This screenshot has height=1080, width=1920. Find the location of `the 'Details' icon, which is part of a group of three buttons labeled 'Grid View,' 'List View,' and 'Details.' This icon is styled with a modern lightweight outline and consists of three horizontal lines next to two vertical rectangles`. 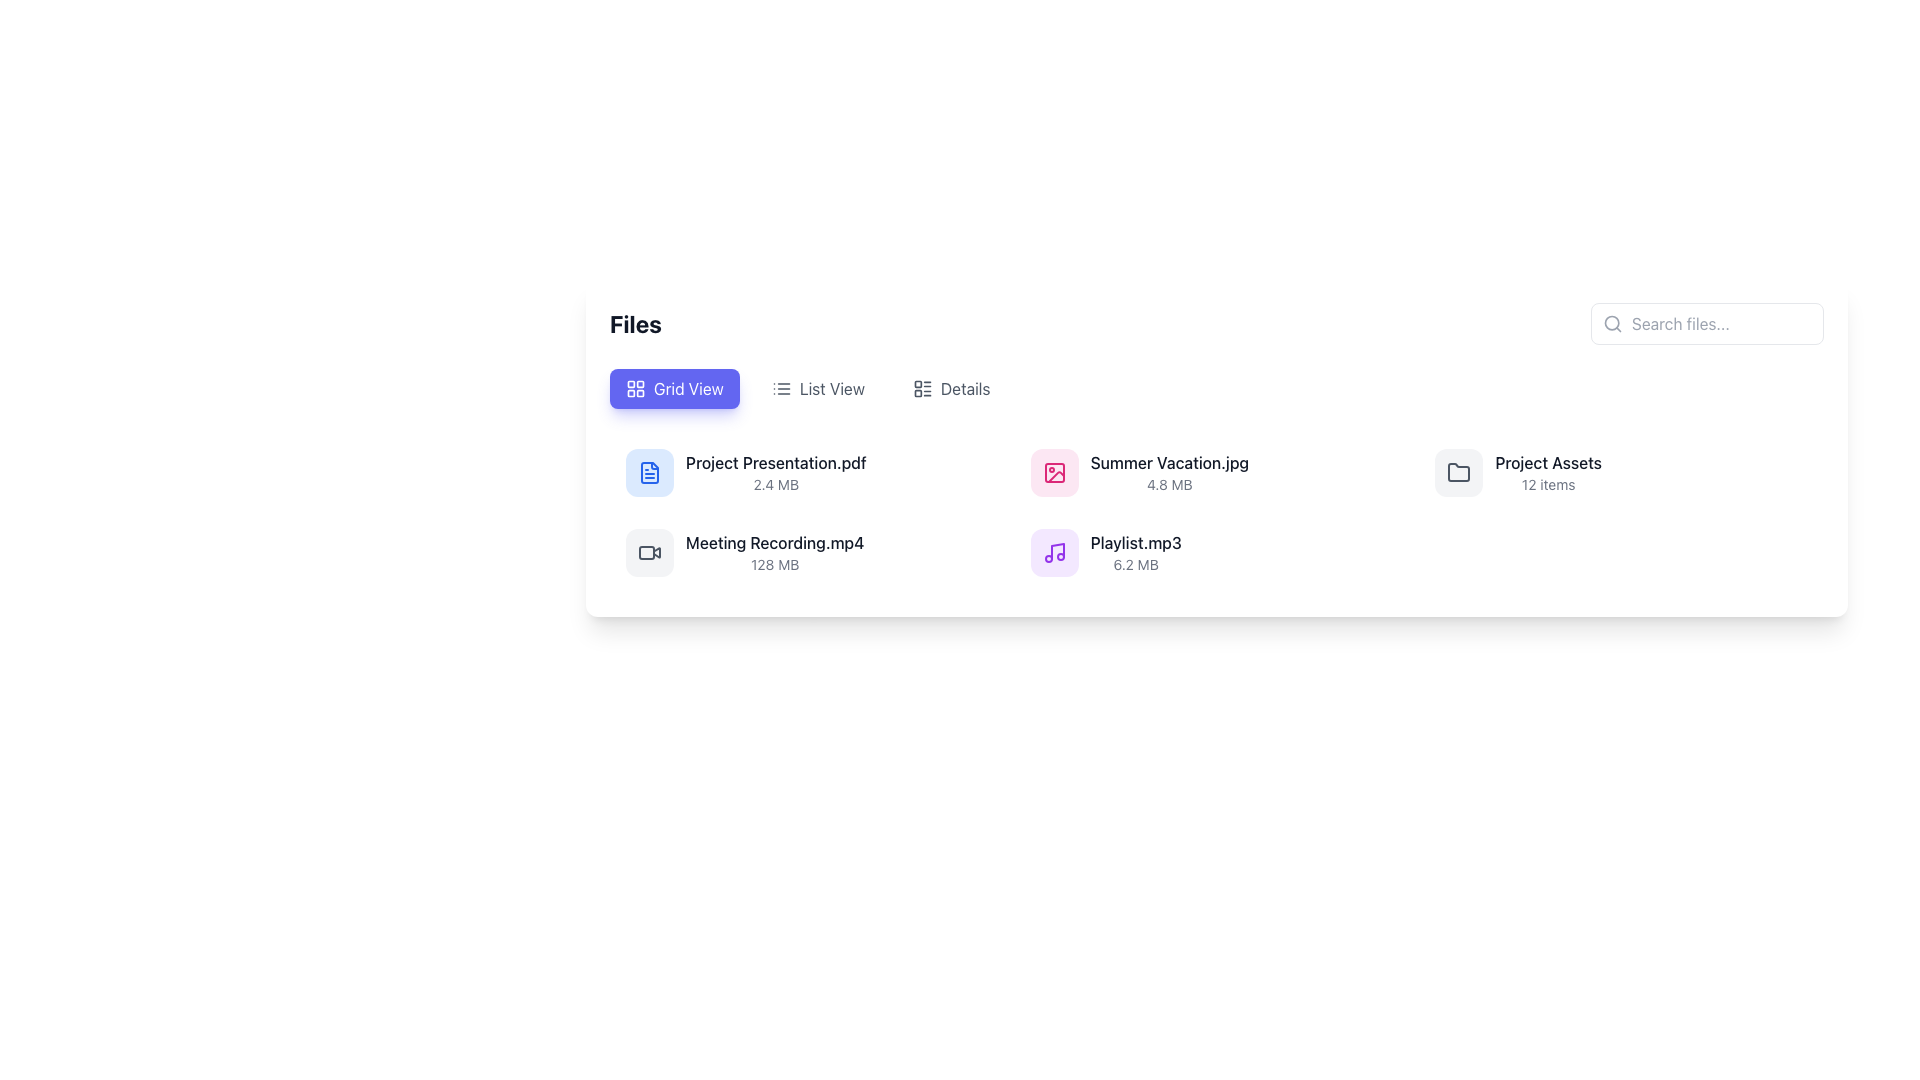

the 'Details' icon, which is part of a group of three buttons labeled 'Grid View,' 'List View,' and 'Details.' This icon is styled with a modern lightweight outline and consists of three horizontal lines next to two vertical rectangles is located at coordinates (921, 389).